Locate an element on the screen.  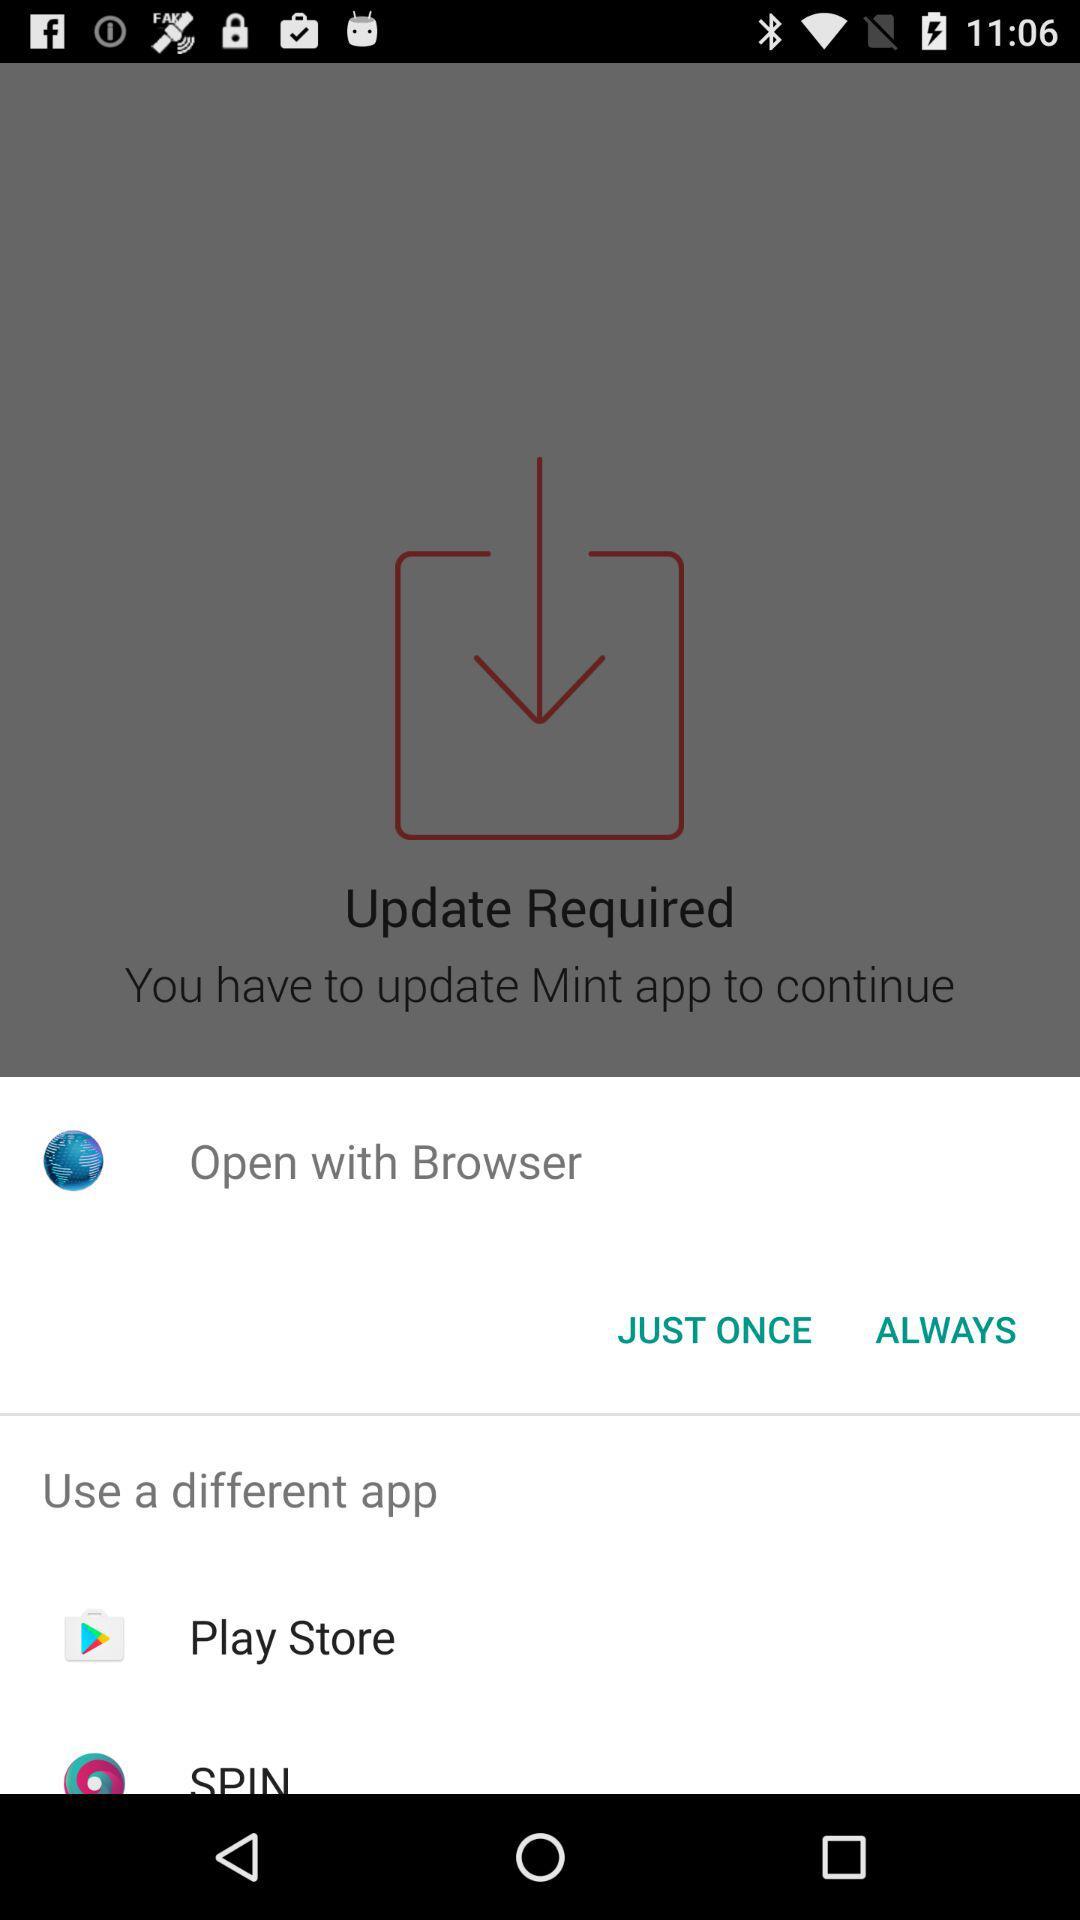
just once is located at coordinates (713, 1329).